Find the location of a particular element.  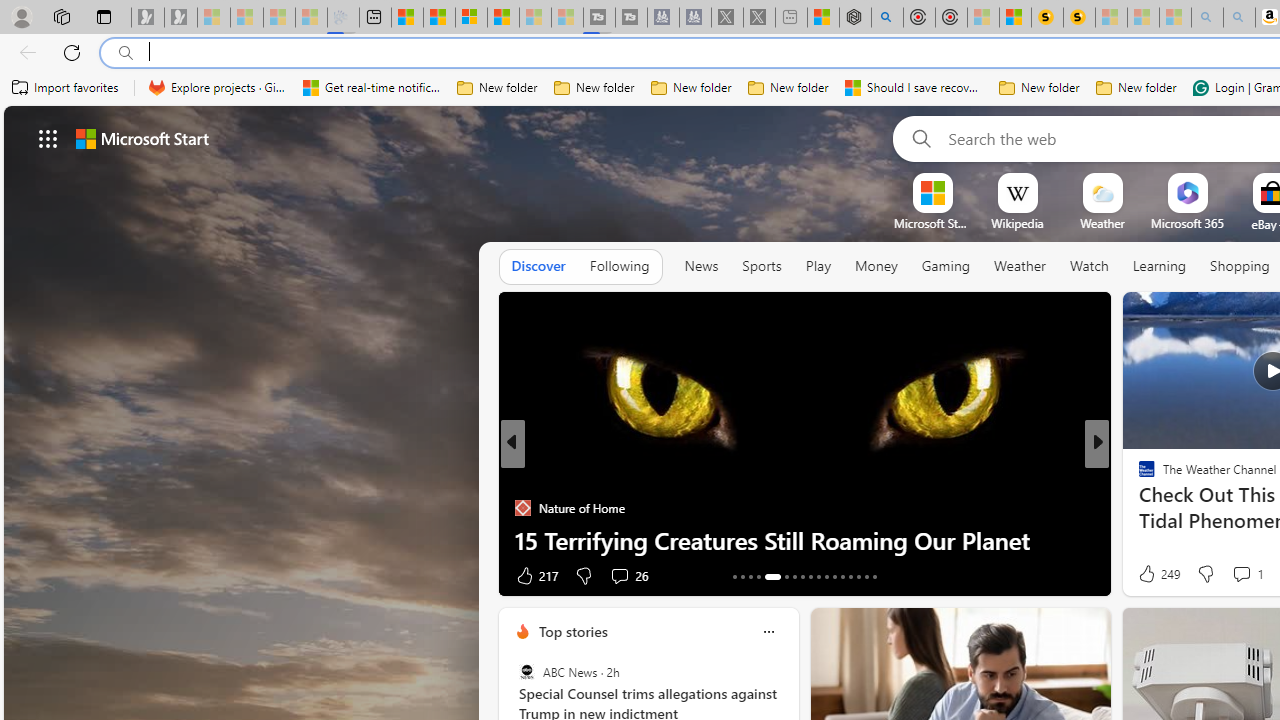

'Amazon Echo Dot PNG - Search Images - Sleeping' is located at coordinates (1238, 17).